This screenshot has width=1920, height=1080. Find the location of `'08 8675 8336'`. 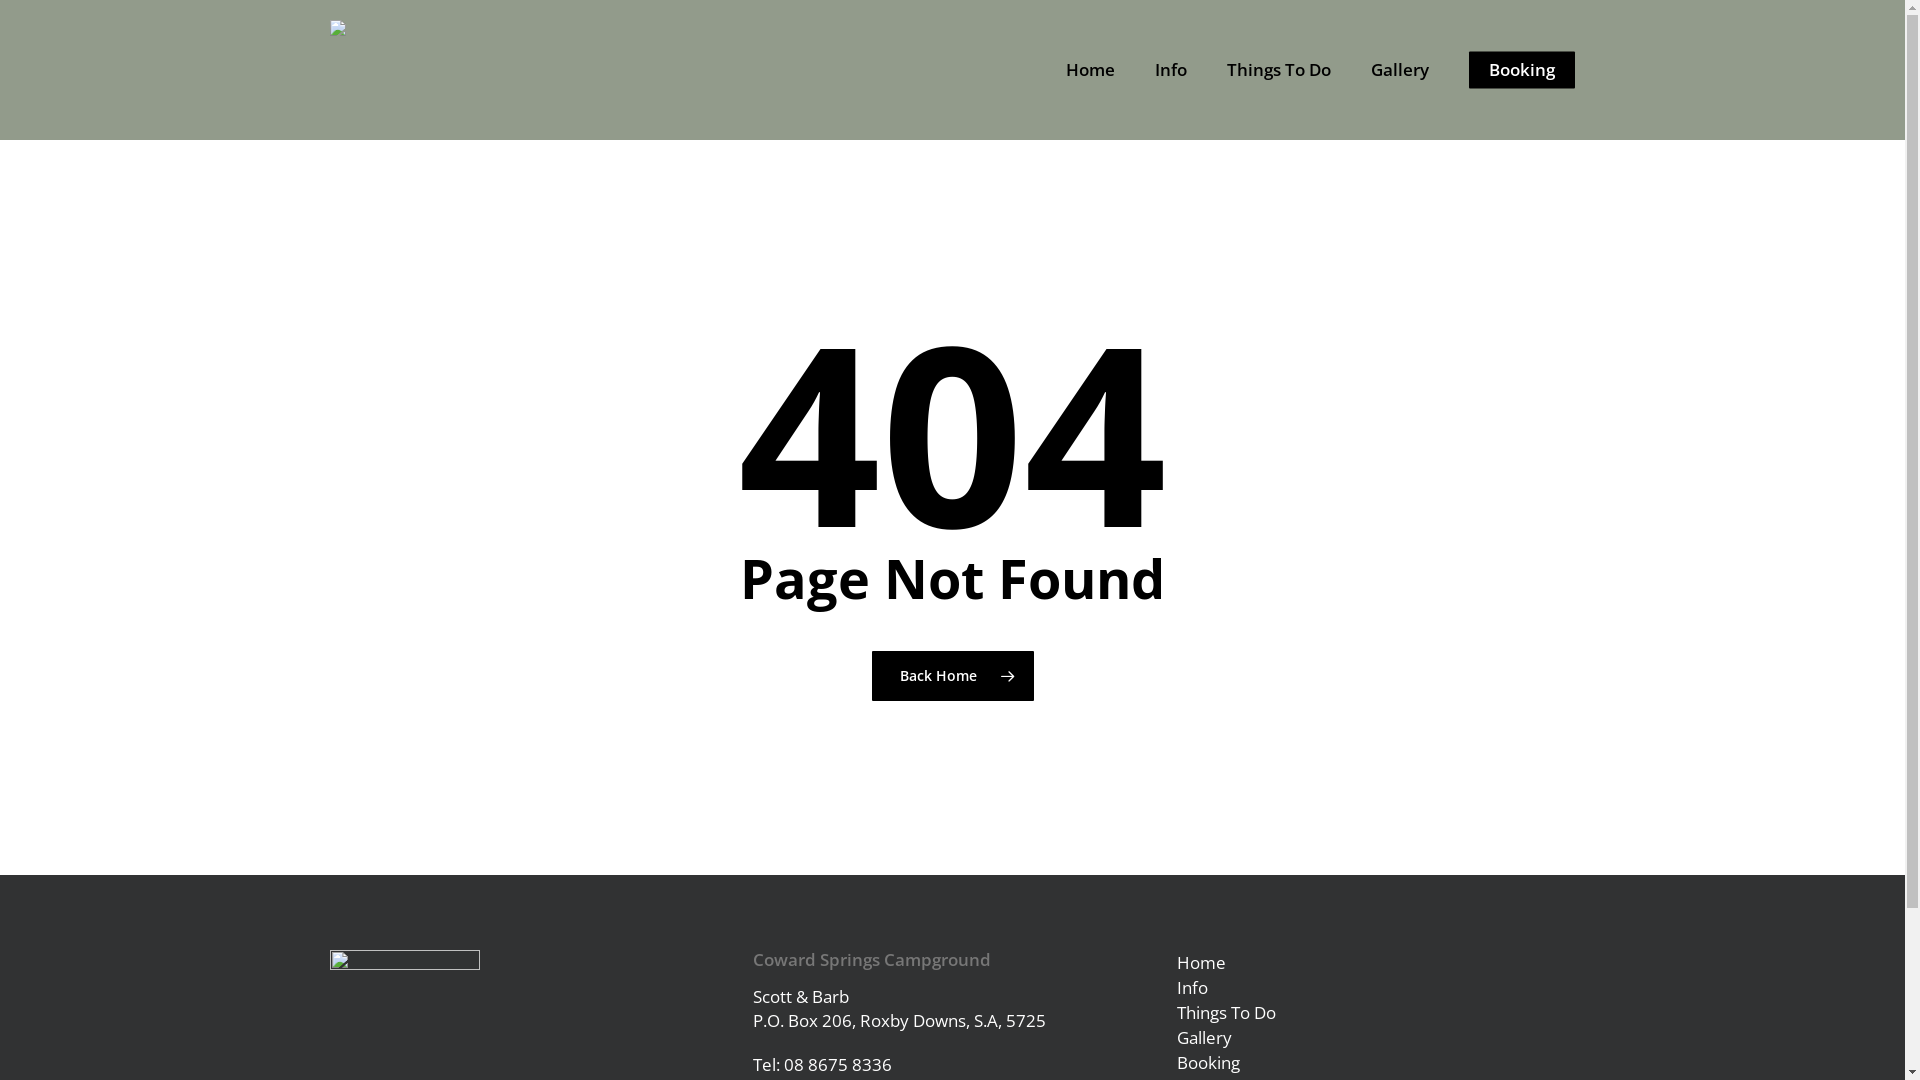

'08 8675 8336' is located at coordinates (838, 1063).